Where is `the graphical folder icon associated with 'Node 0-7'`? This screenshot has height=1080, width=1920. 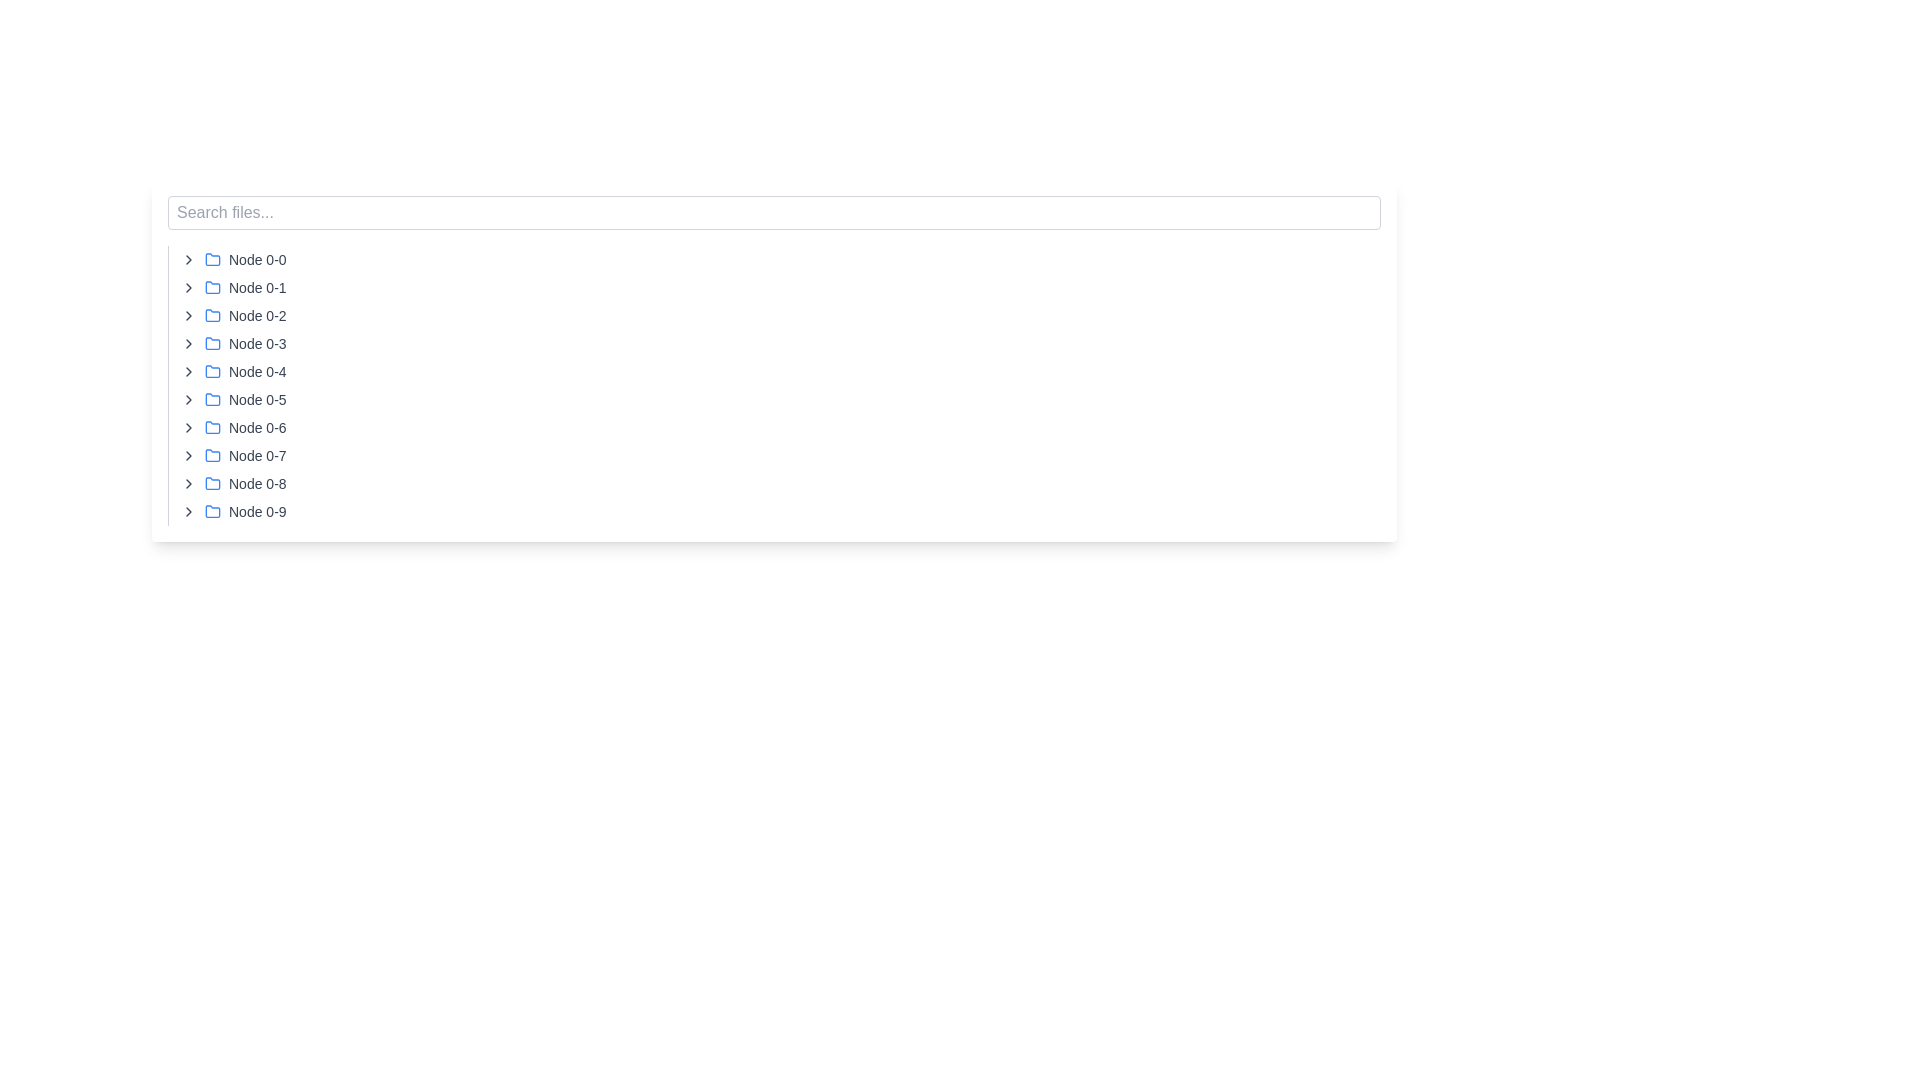 the graphical folder icon associated with 'Node 0-7' is located at coordinates (212, 455).